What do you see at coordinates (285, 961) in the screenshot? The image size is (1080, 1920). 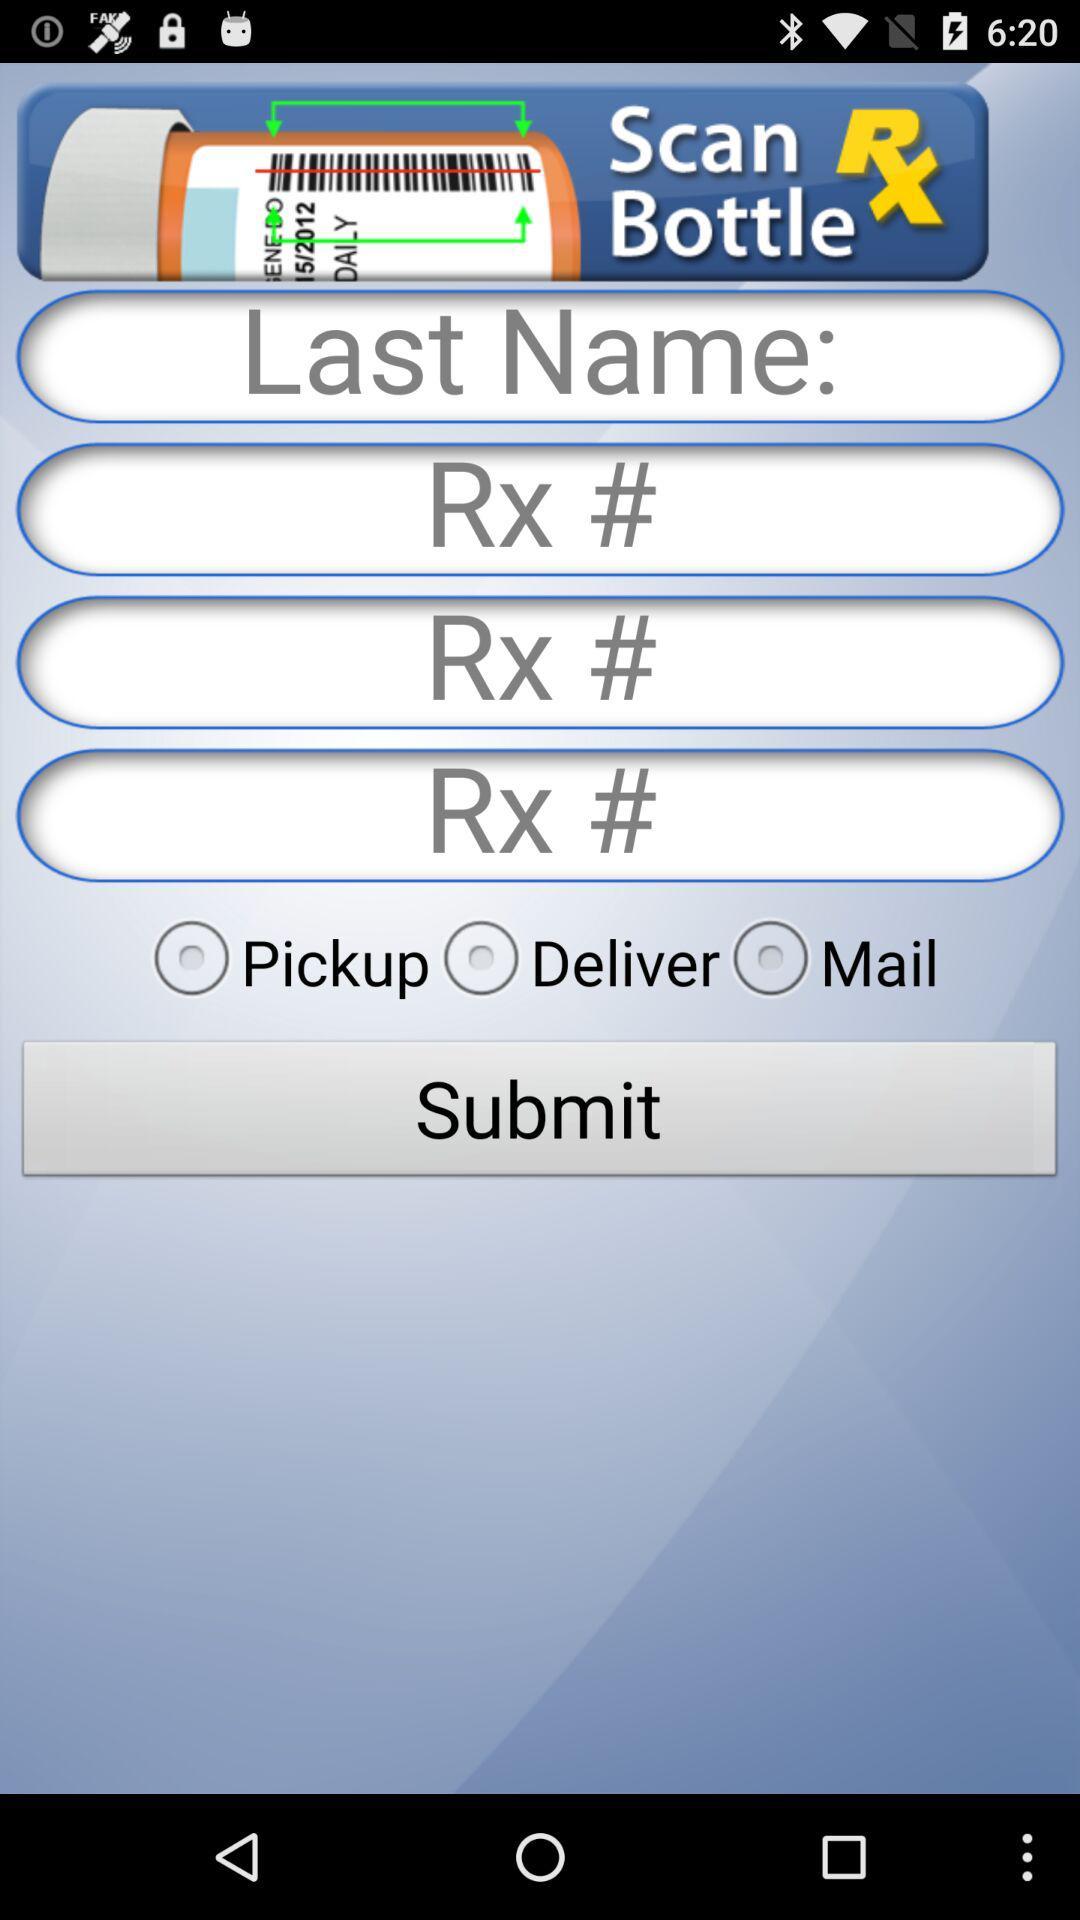 I see `the pickup item` at bounding box center [285, 961].